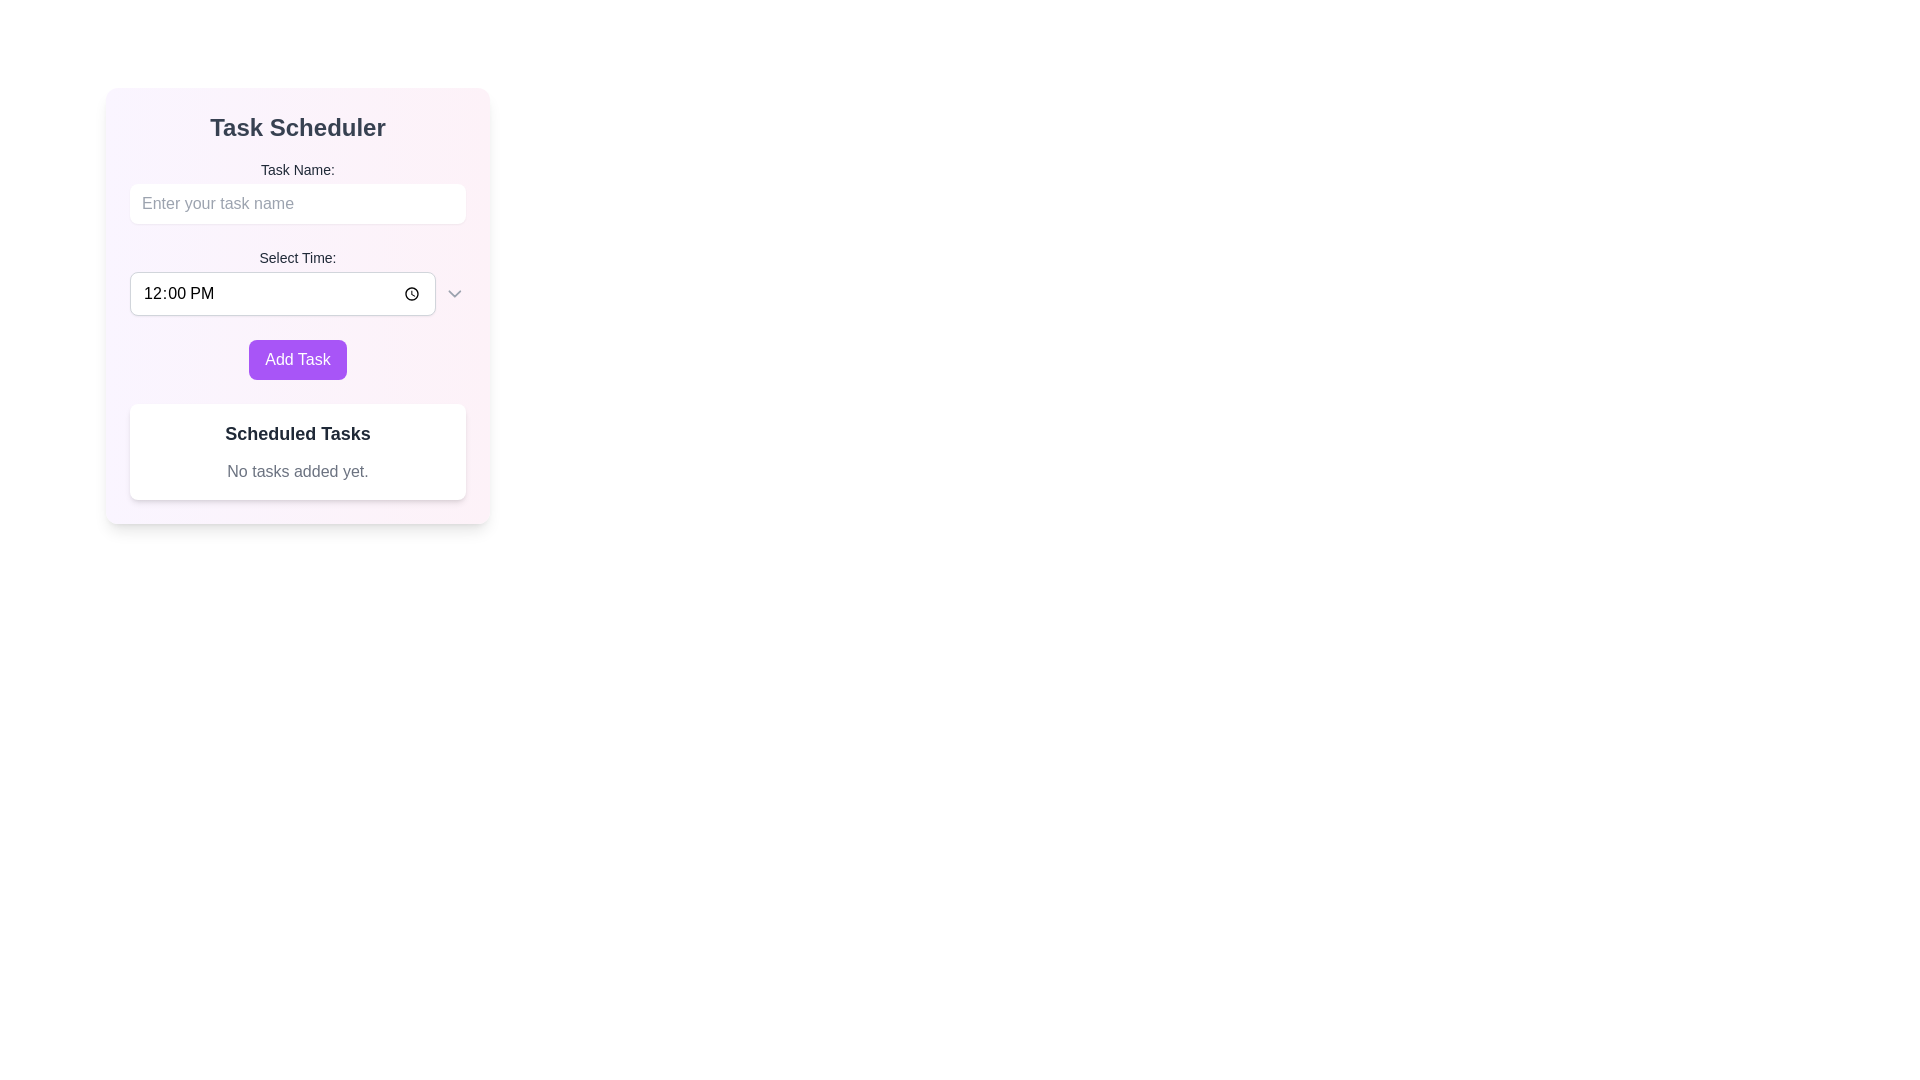 The height and width of the screenshot is (1080, 1920). Describe the element at coordinates (296, 358) in the screenshot. I see `the 'Add Task' button located at the bottom of the form to observe the hover effect` at that location.